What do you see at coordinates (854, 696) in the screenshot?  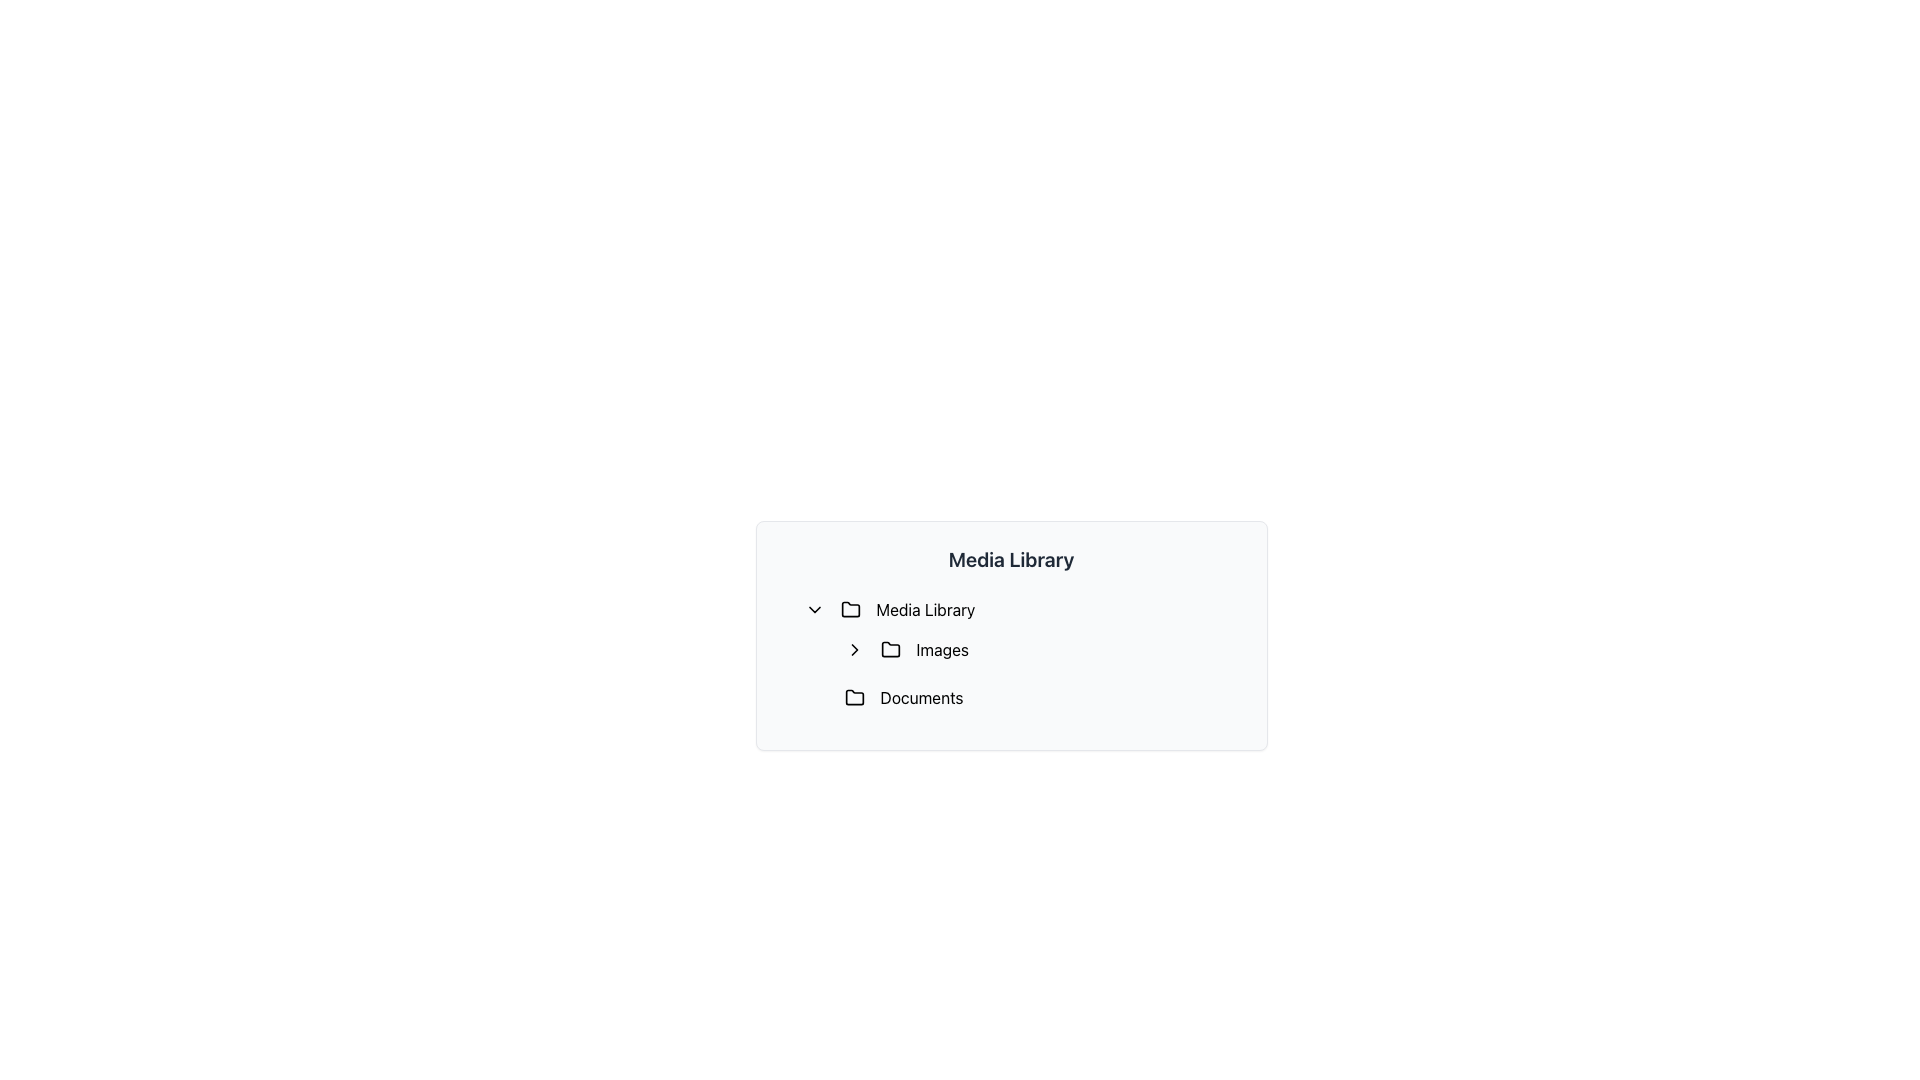 I see `the folder icon in the Media Library that indicates the 'Documents' directory, located to the left of the text 'Documents'` at bounding box center [854, 696].